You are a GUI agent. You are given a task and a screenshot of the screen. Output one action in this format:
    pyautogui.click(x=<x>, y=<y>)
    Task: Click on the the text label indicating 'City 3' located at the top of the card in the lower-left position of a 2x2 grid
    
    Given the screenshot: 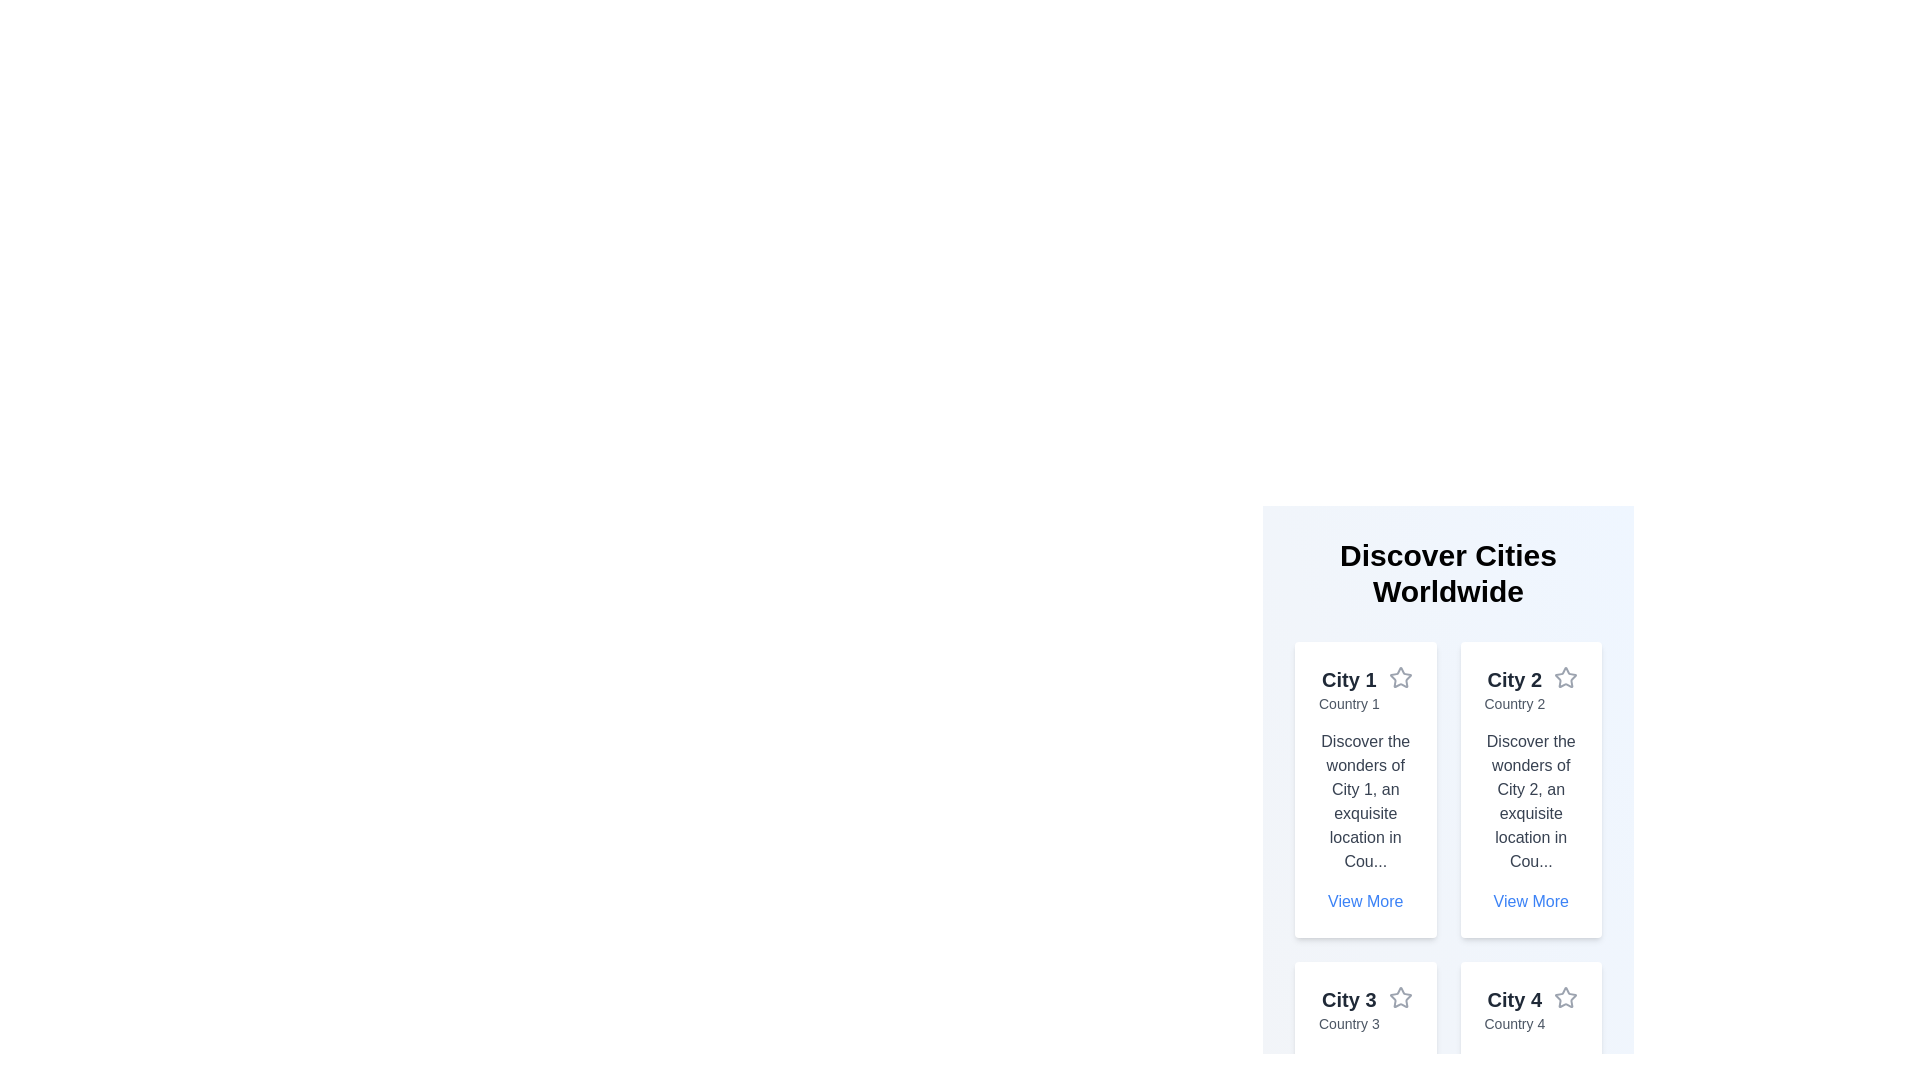 What is the action you would take?
    pyautogui.click(x=1349, y=999)
    